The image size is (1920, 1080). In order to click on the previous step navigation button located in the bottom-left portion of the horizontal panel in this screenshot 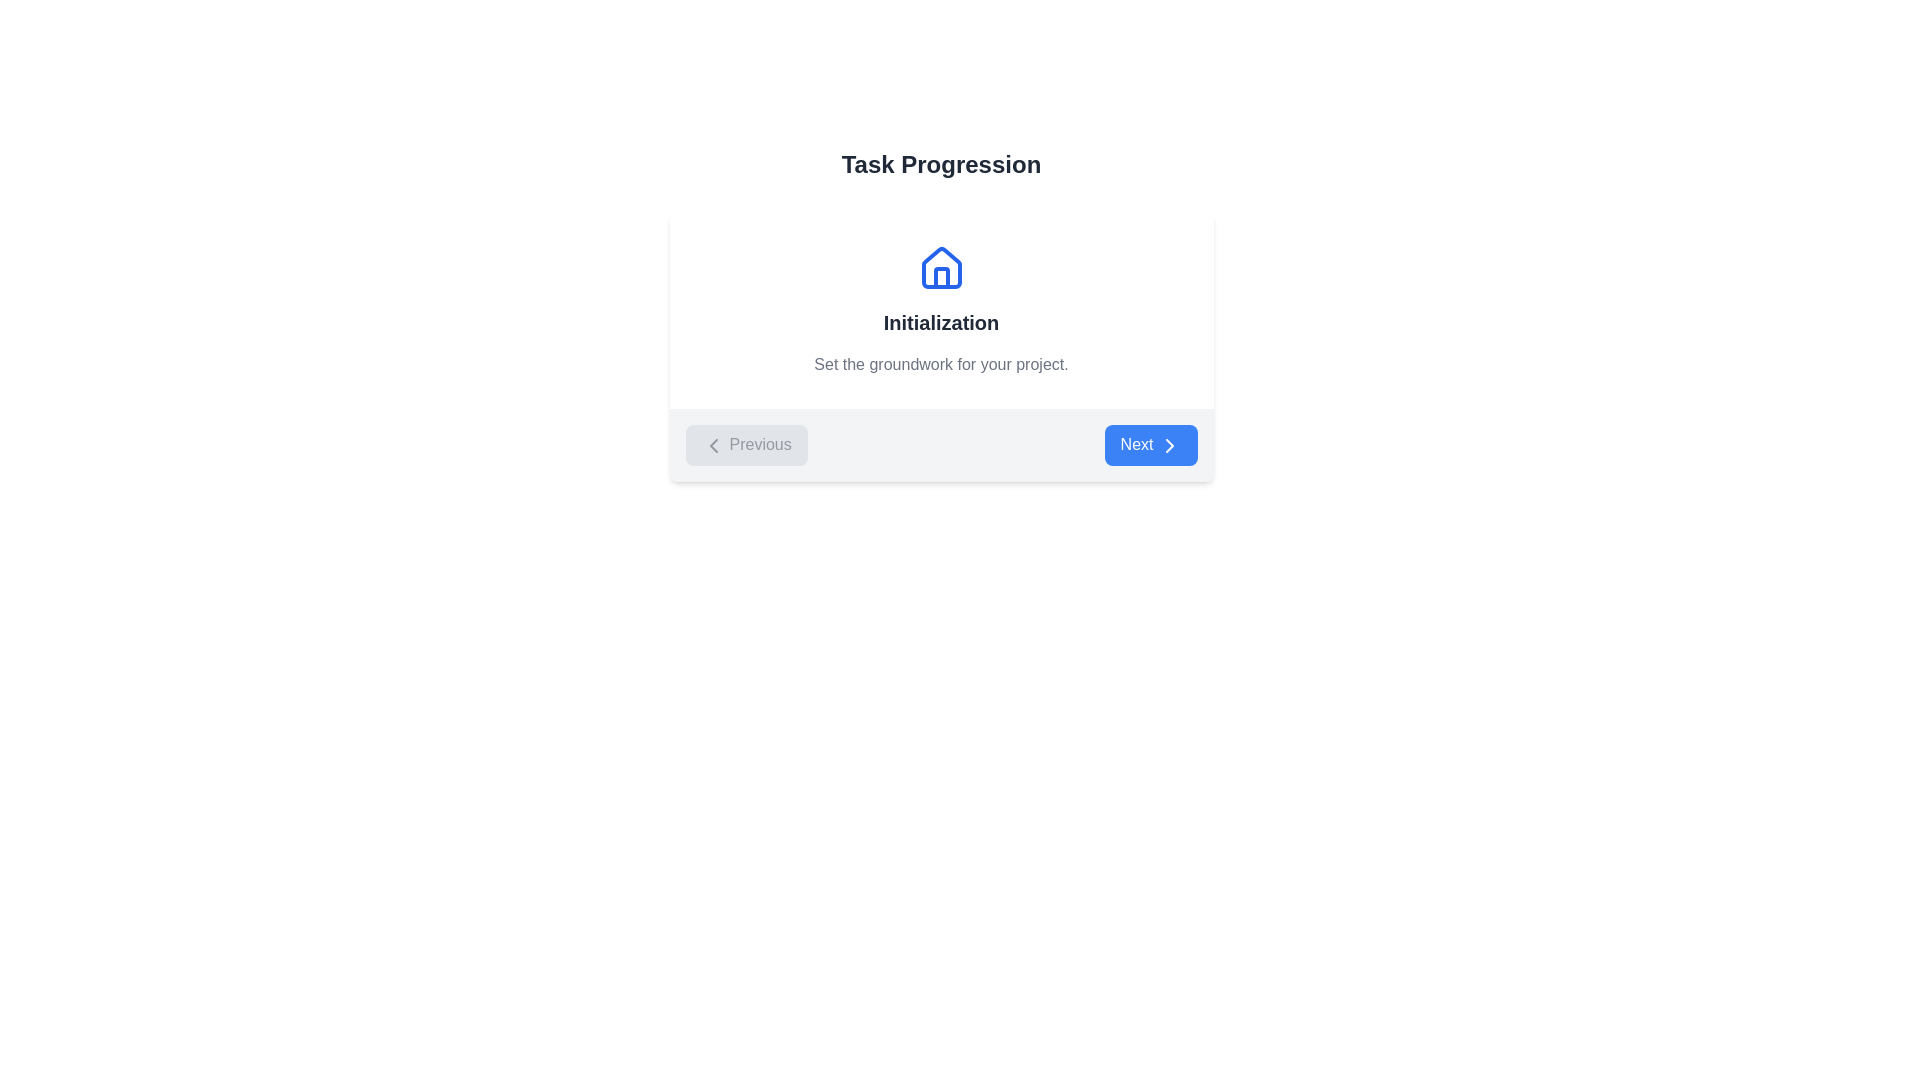, I will do `click(745, 444)`.